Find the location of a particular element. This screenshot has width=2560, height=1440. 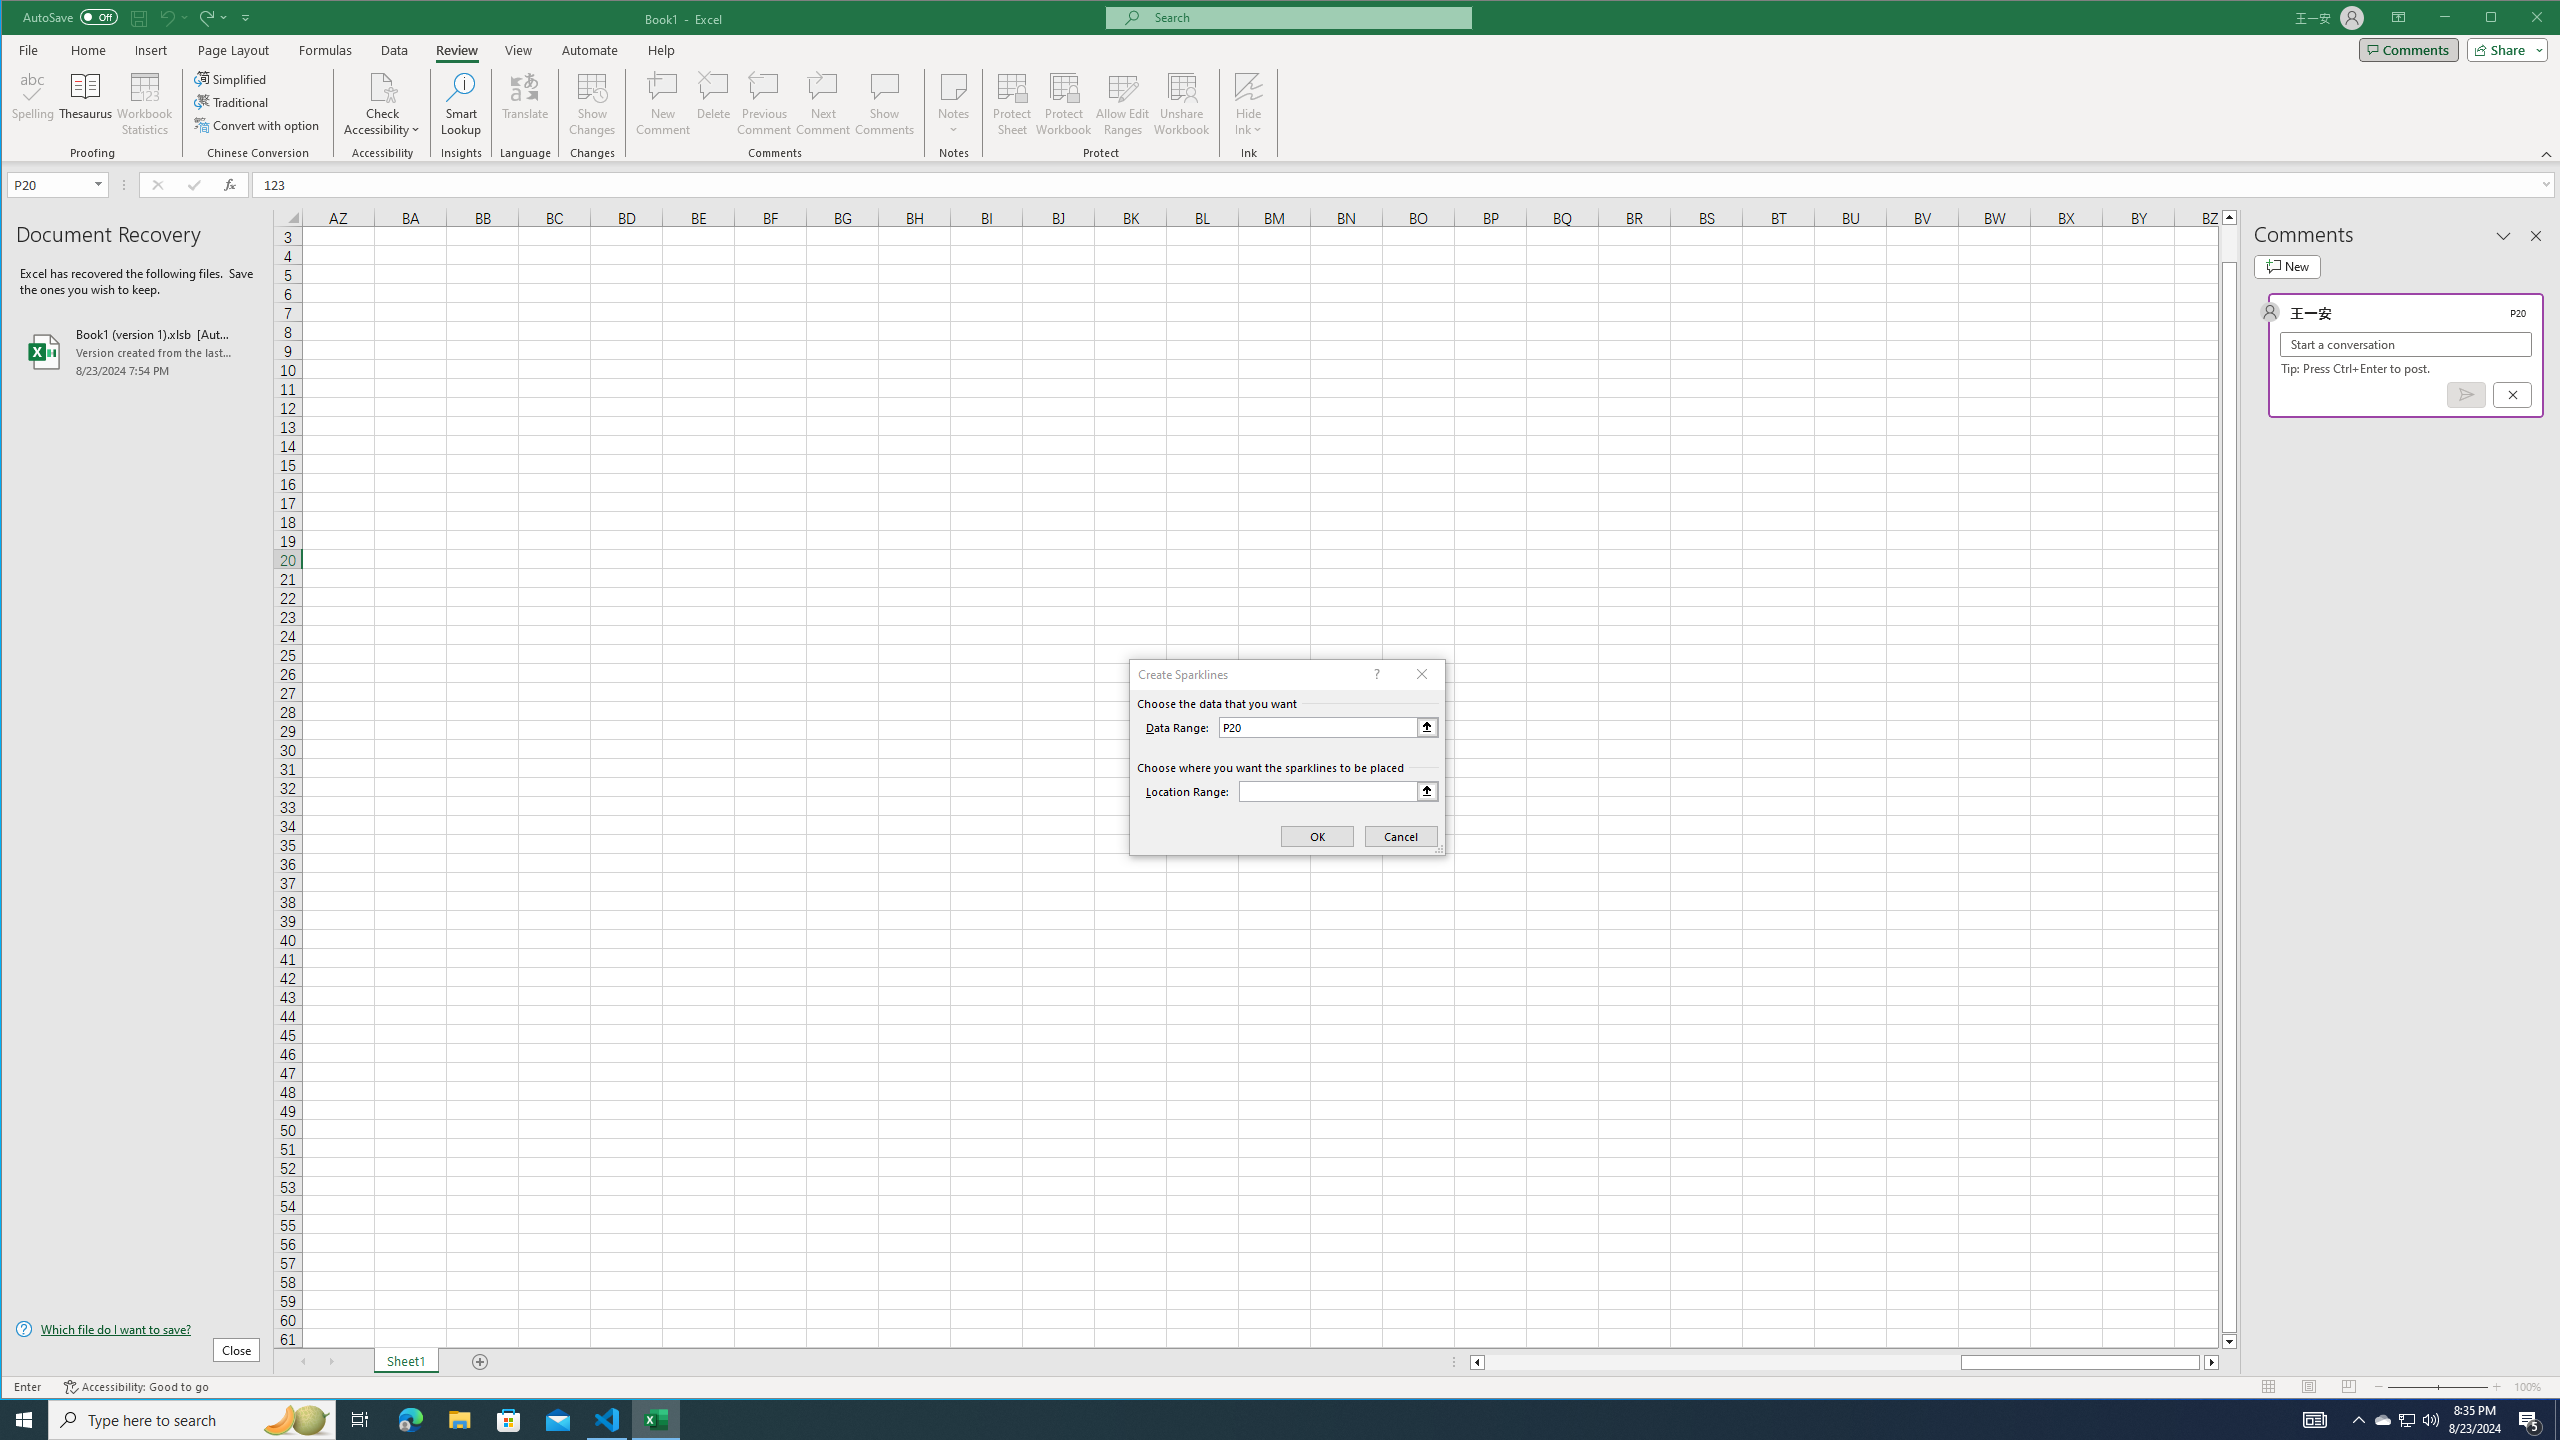

'Show Comments' is located at coordinates (884, 103).